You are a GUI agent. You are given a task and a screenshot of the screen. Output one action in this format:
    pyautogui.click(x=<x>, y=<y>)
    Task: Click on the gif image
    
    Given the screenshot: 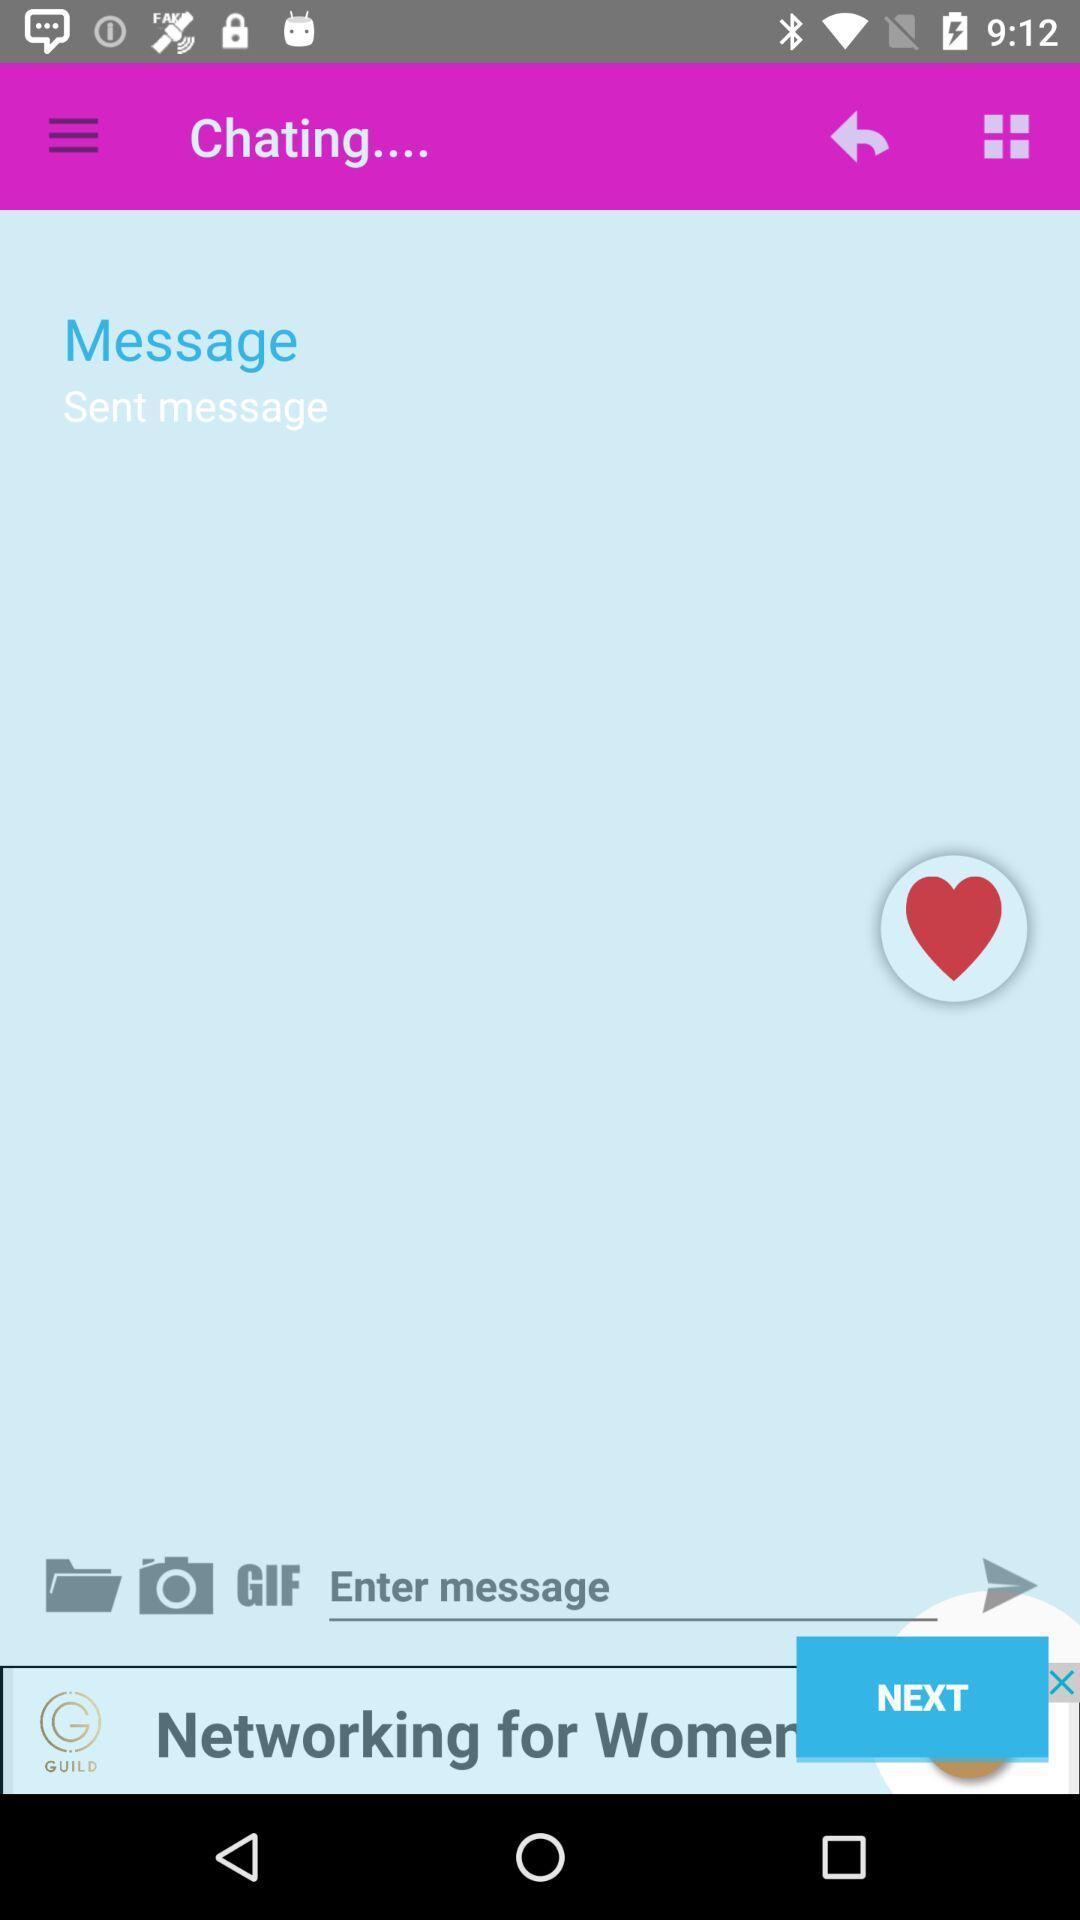 What is the action you would take?
    pyautogui.click(x=272, y=1584)
    